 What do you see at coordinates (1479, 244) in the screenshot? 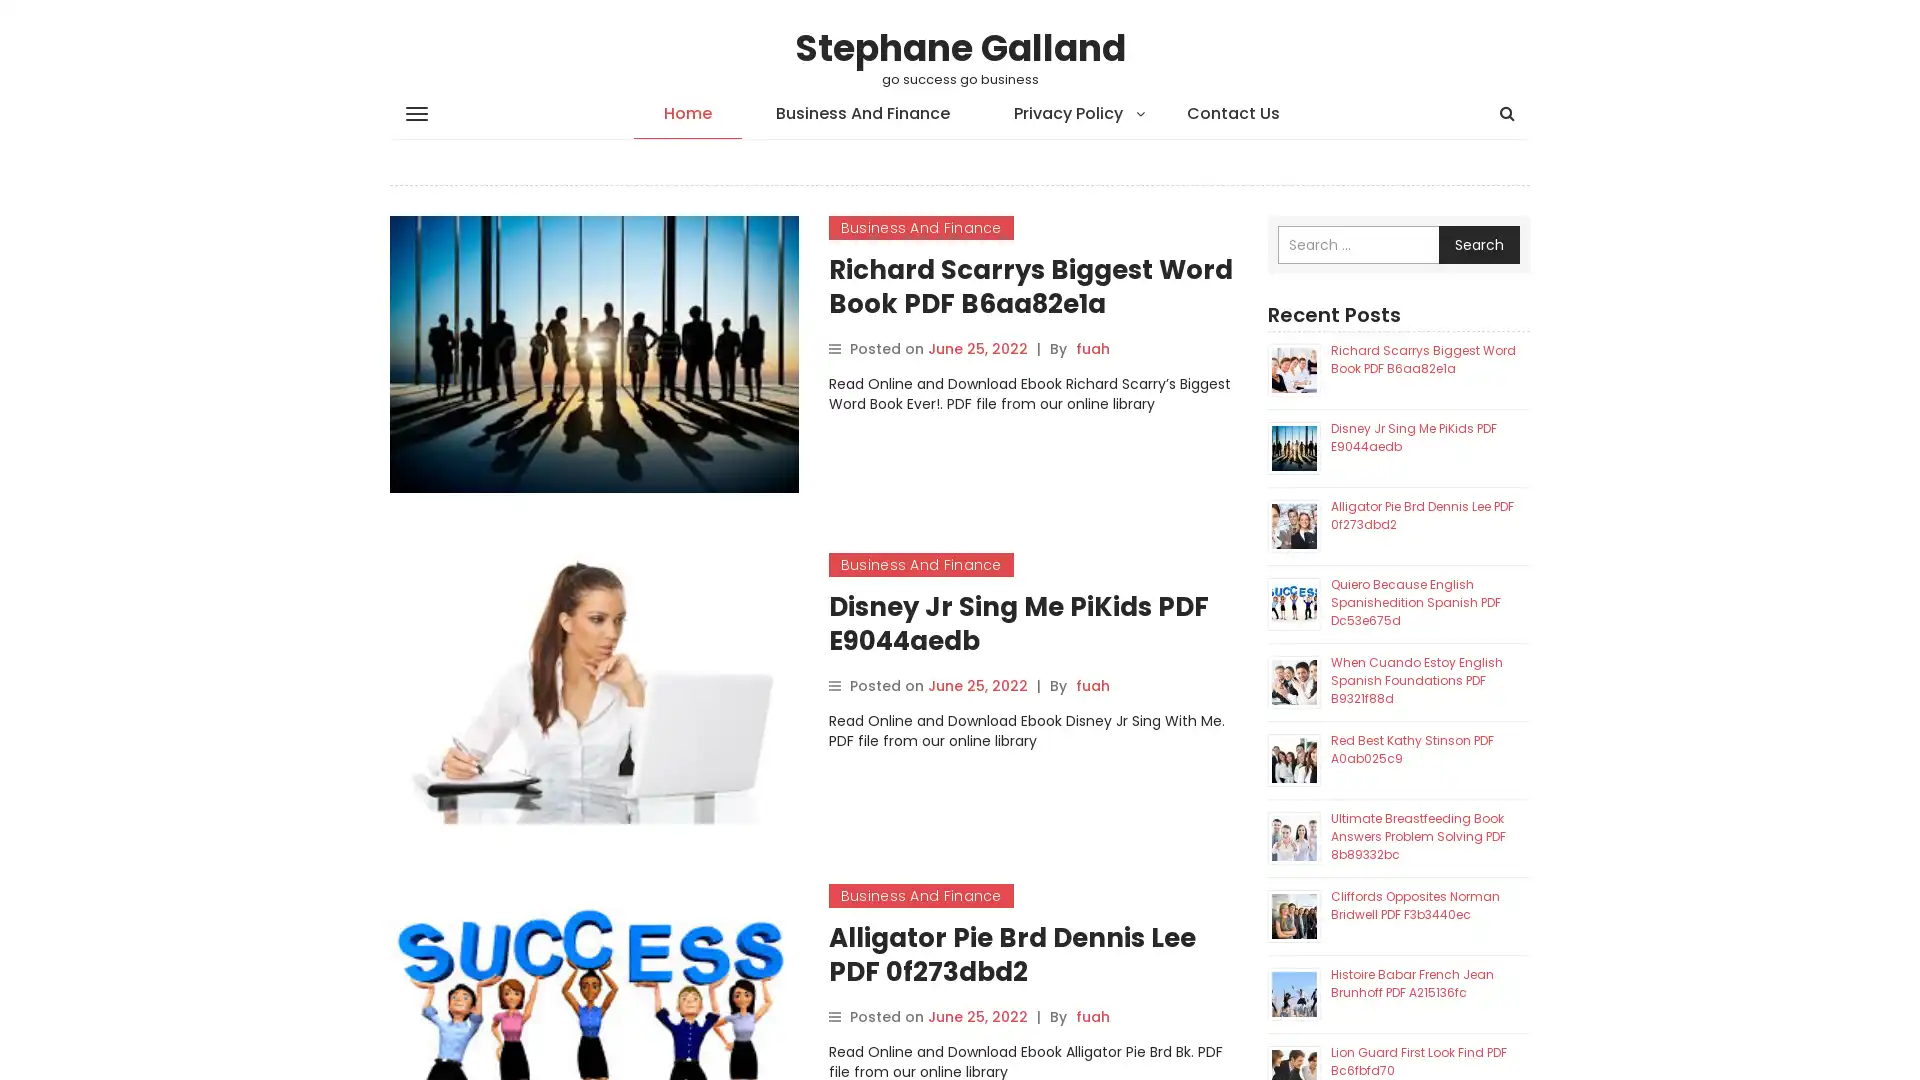
I see `Search` at bounding box center [1479, 244].